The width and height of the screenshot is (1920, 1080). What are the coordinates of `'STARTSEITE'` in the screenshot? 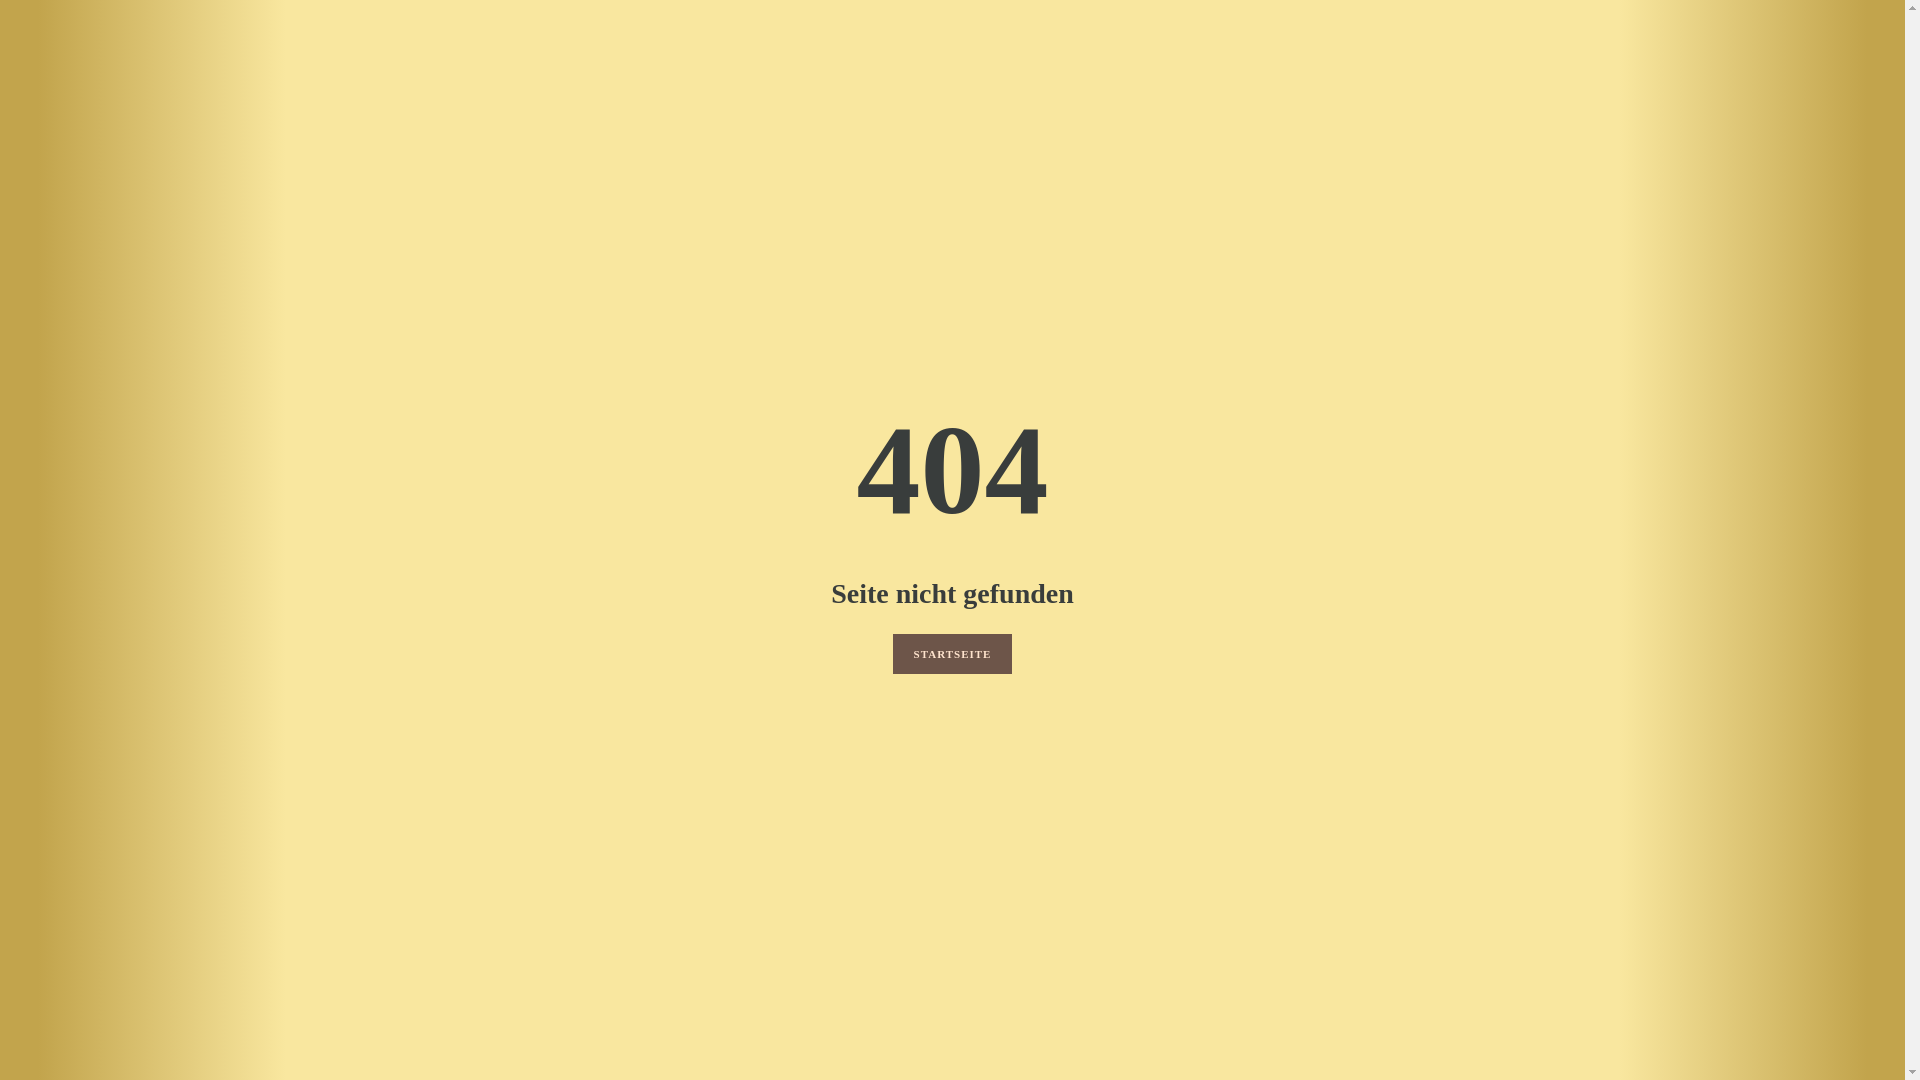 It's located at (891, 654).